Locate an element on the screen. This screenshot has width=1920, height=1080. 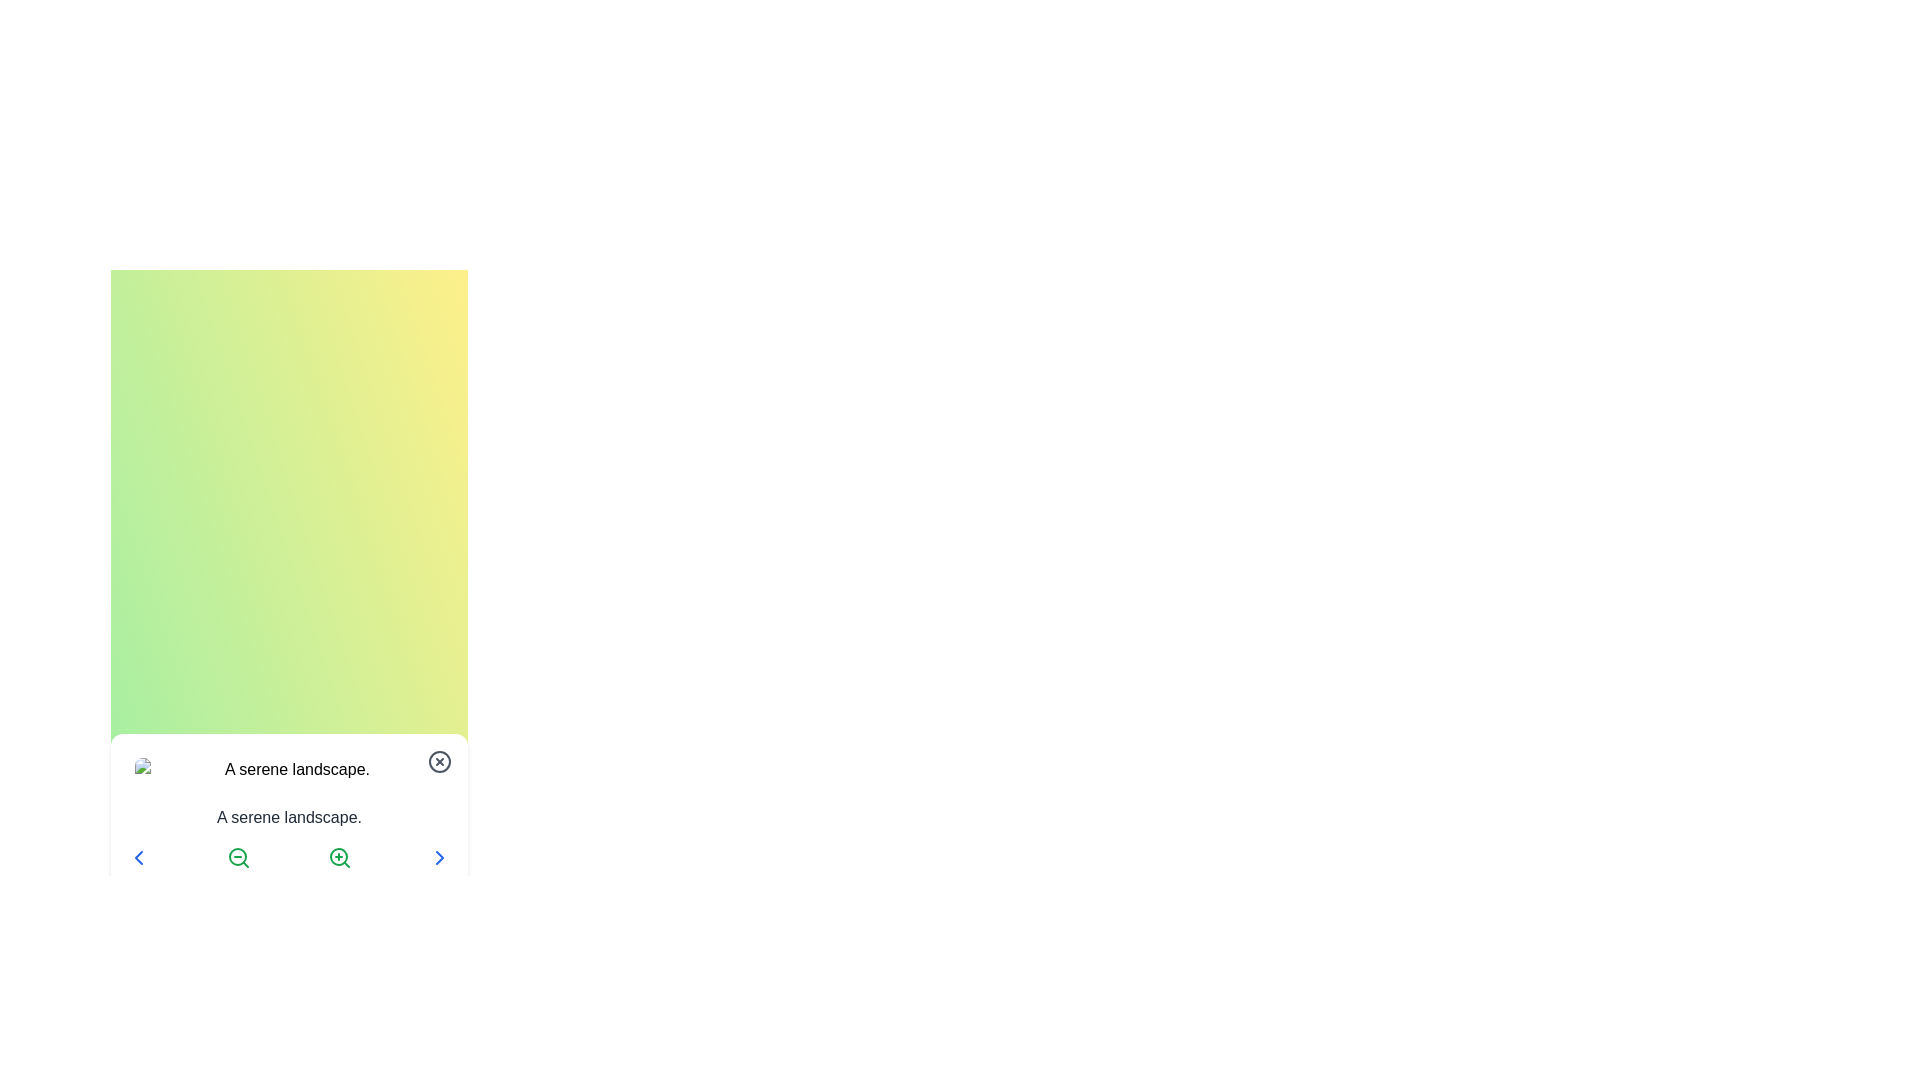
the rightward pointing chevron arrow icon, which is styled as a thin outline in blue and is positioned at the bottom right corner of the interface is located at coordinates (439, 856).